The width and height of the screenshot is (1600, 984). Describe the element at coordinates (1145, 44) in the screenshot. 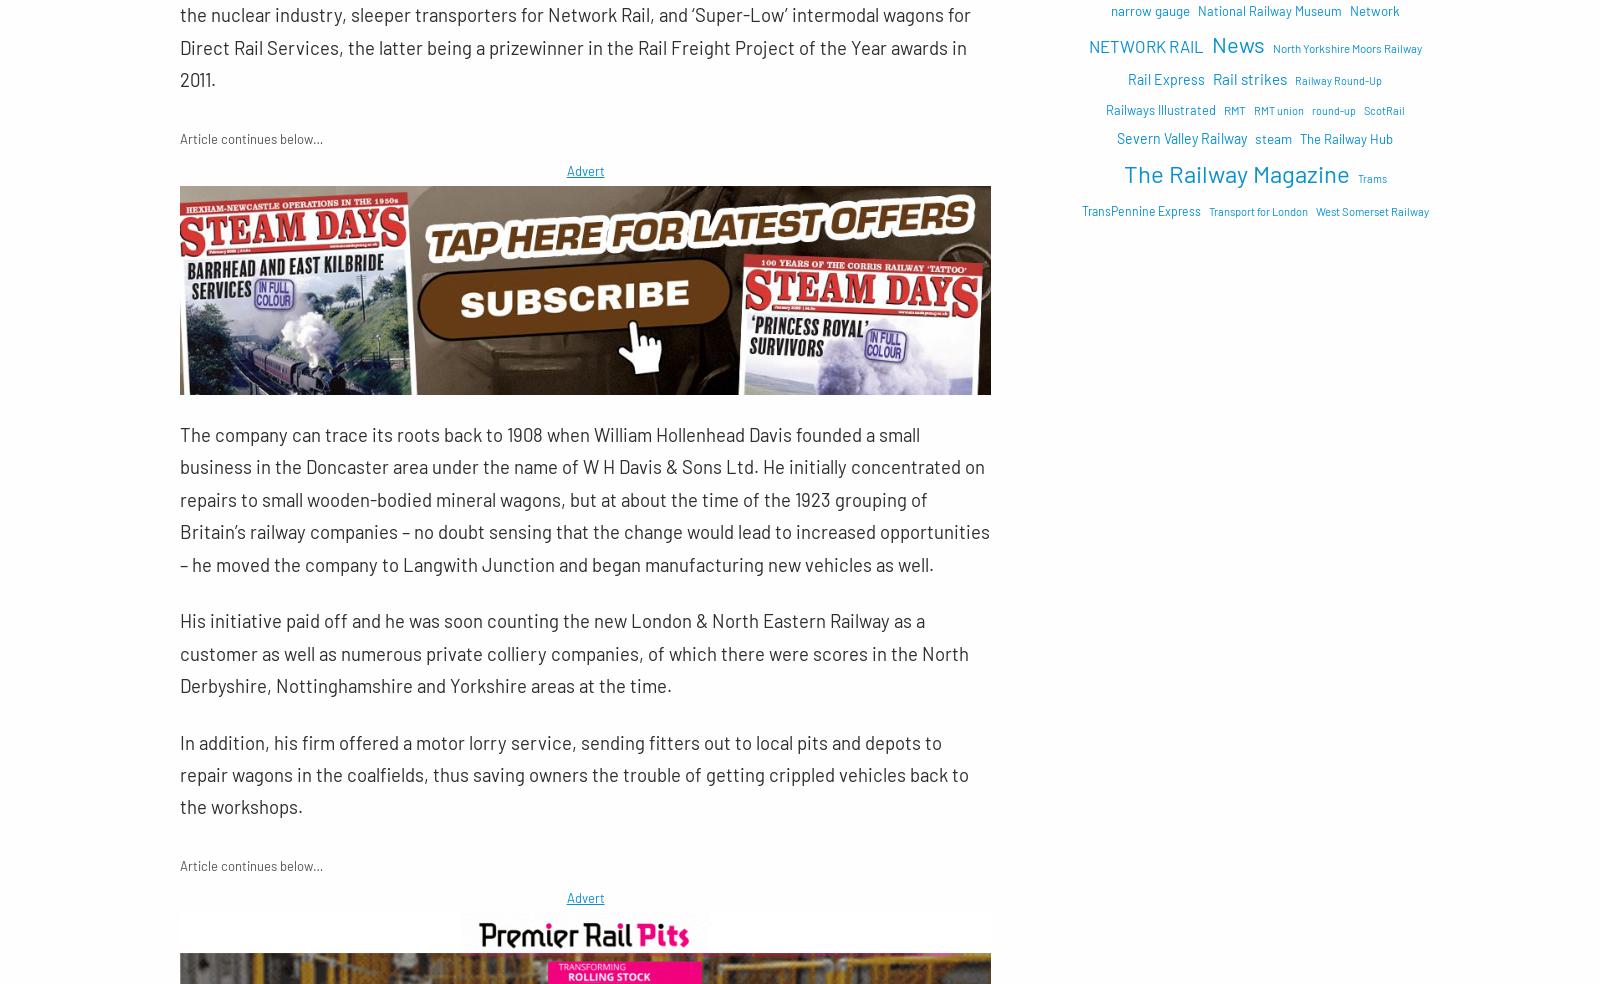

I see `'NETWORK RAIL'` at that location.